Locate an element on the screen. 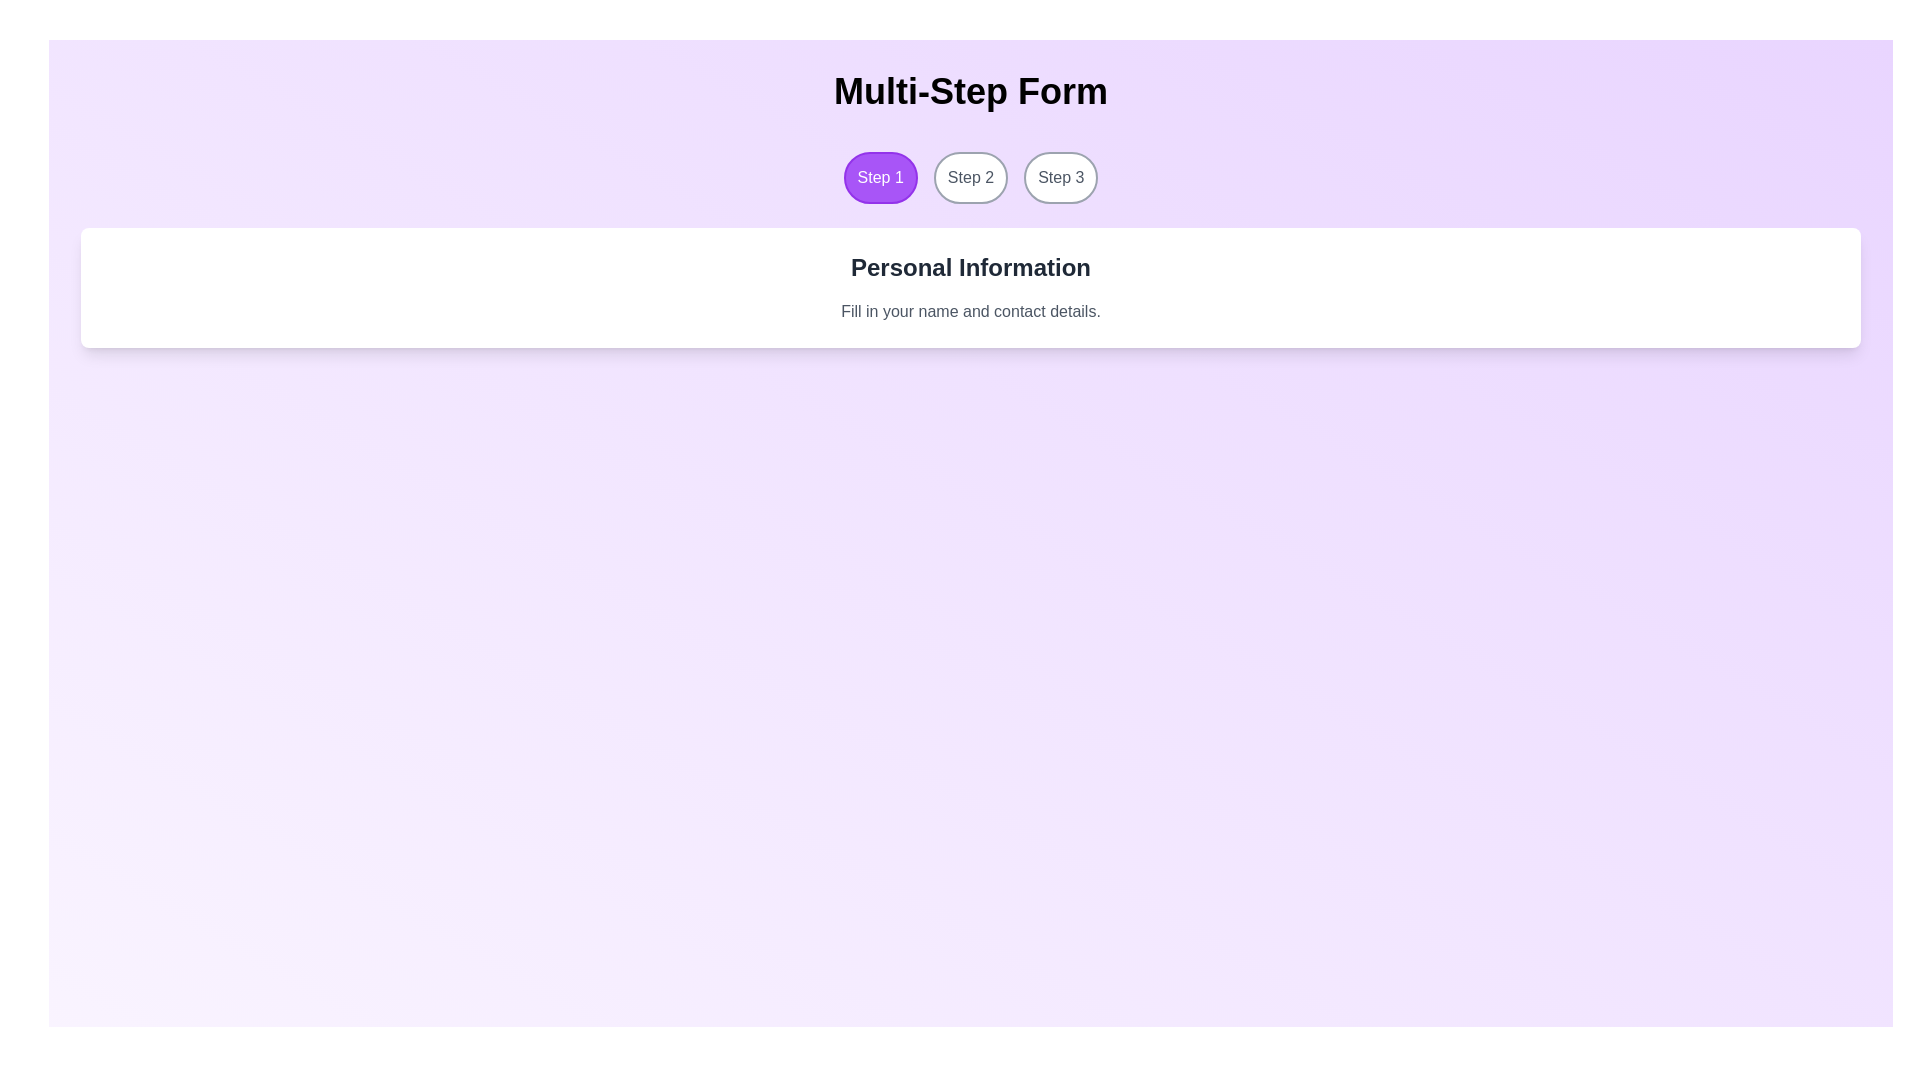  the Information block titled 'Personal Information' that contains the description 'Fill in your name and contact details.' is located at coordinates (970, 288).